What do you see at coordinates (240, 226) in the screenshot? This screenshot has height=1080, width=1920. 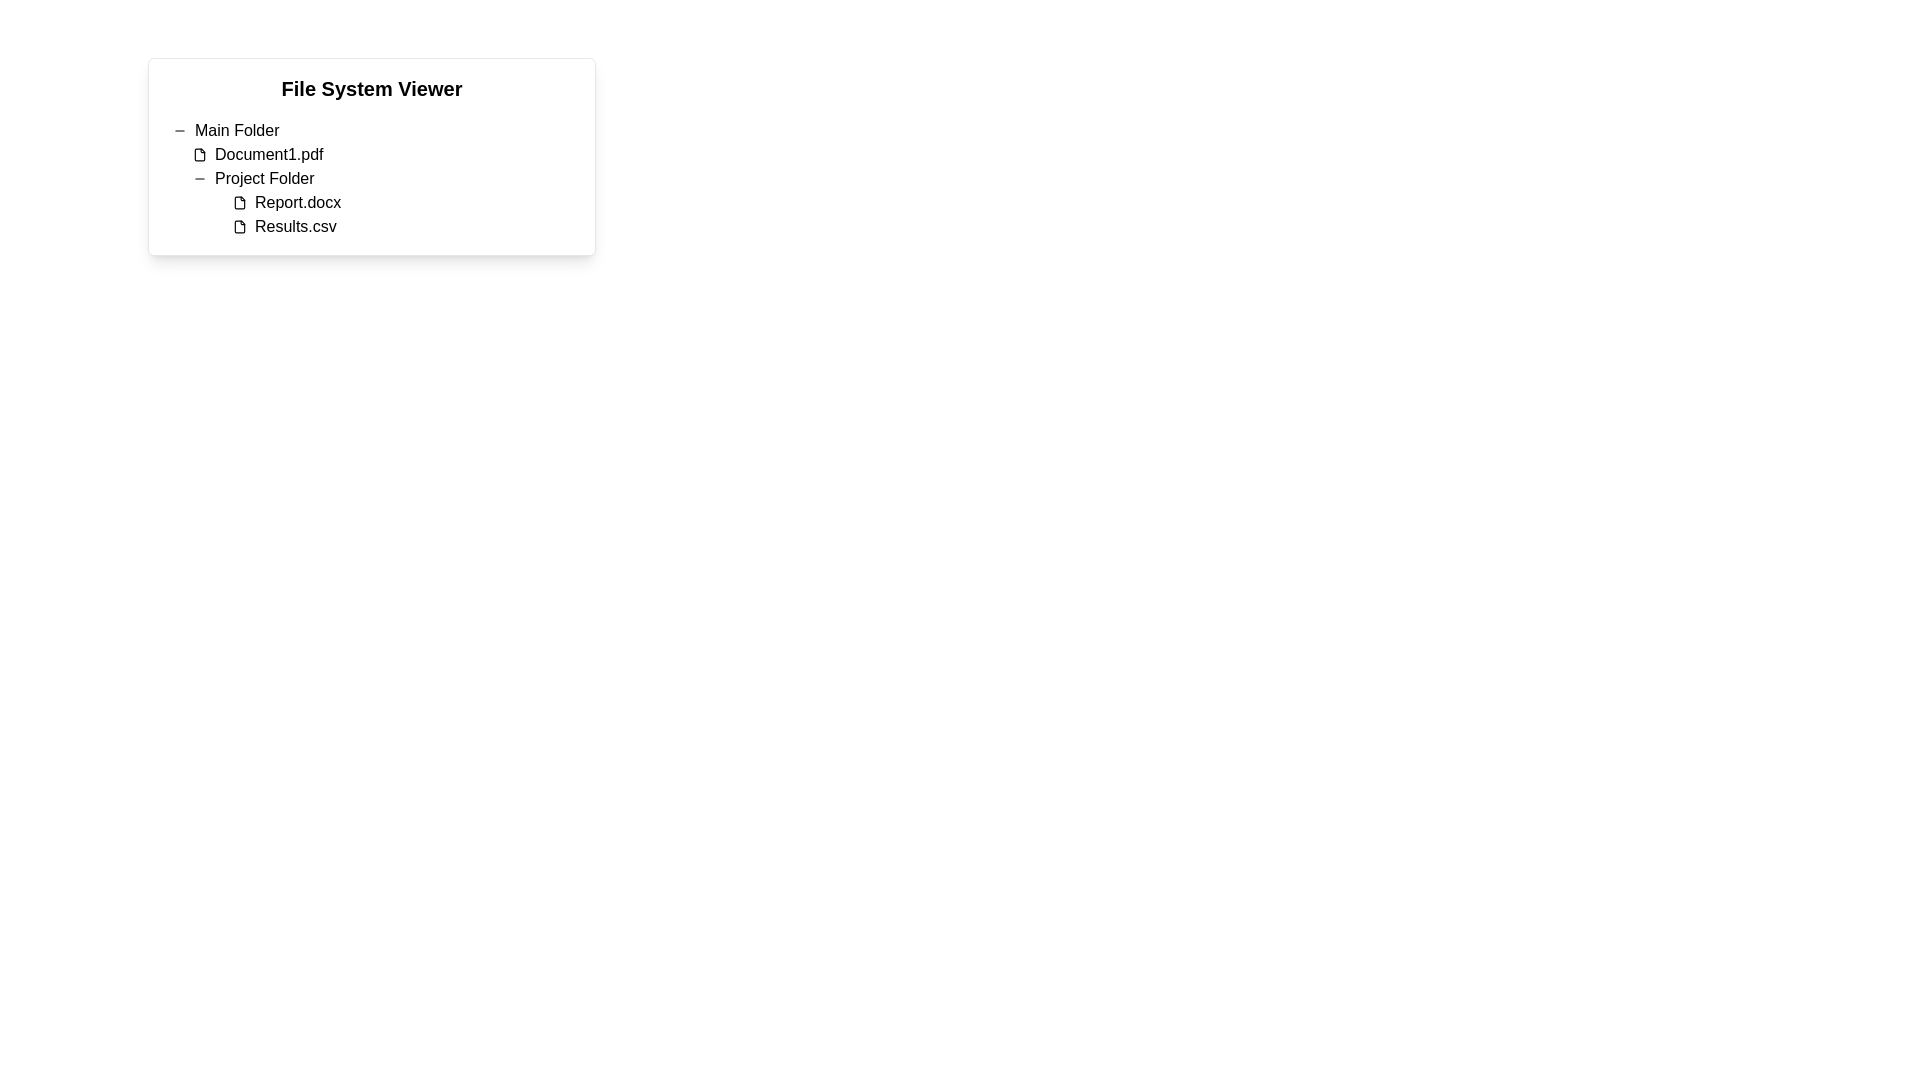 I see `the small file icon representing a document located on the left side of 'Results.csv' in the 'Project Folder' section of the 'File System Viewer' interface` at bounding box center [240, 226].